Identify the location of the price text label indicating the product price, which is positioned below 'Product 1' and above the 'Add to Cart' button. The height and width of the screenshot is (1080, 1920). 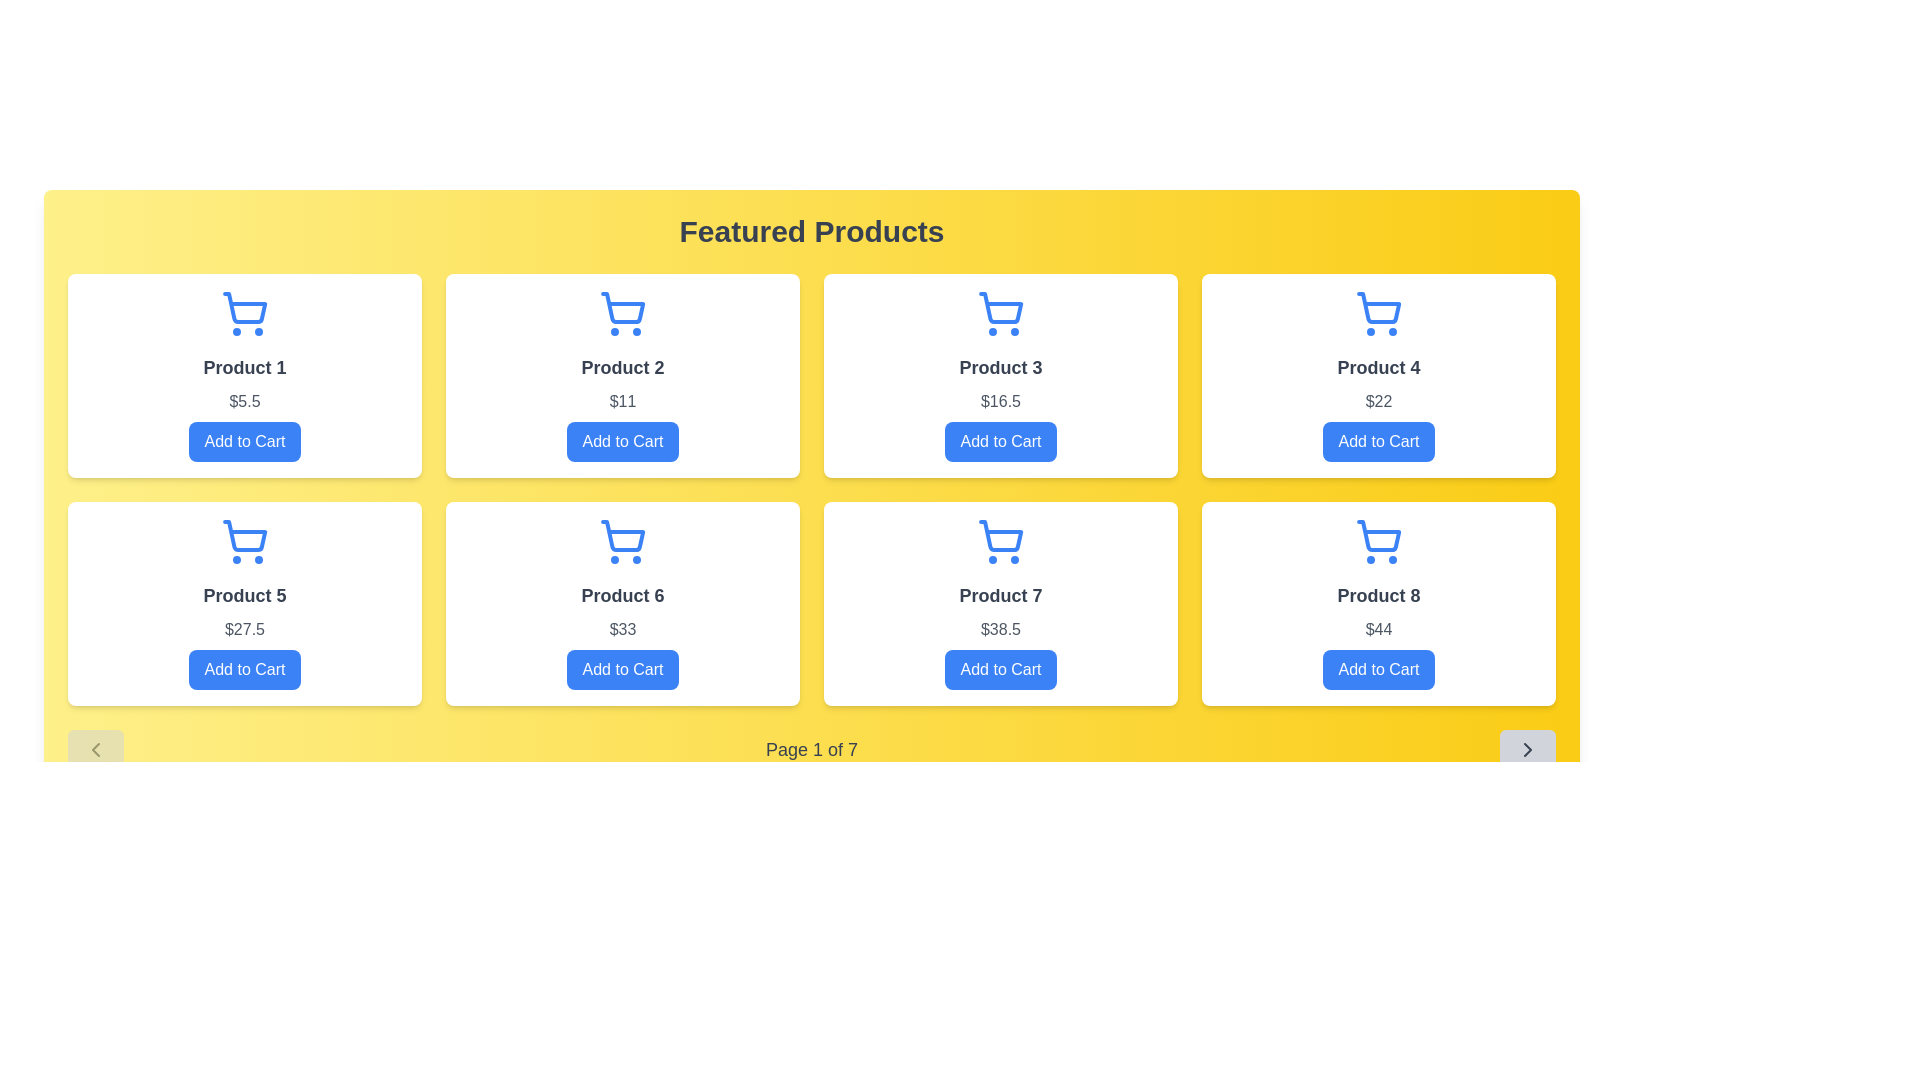
(243, 401).